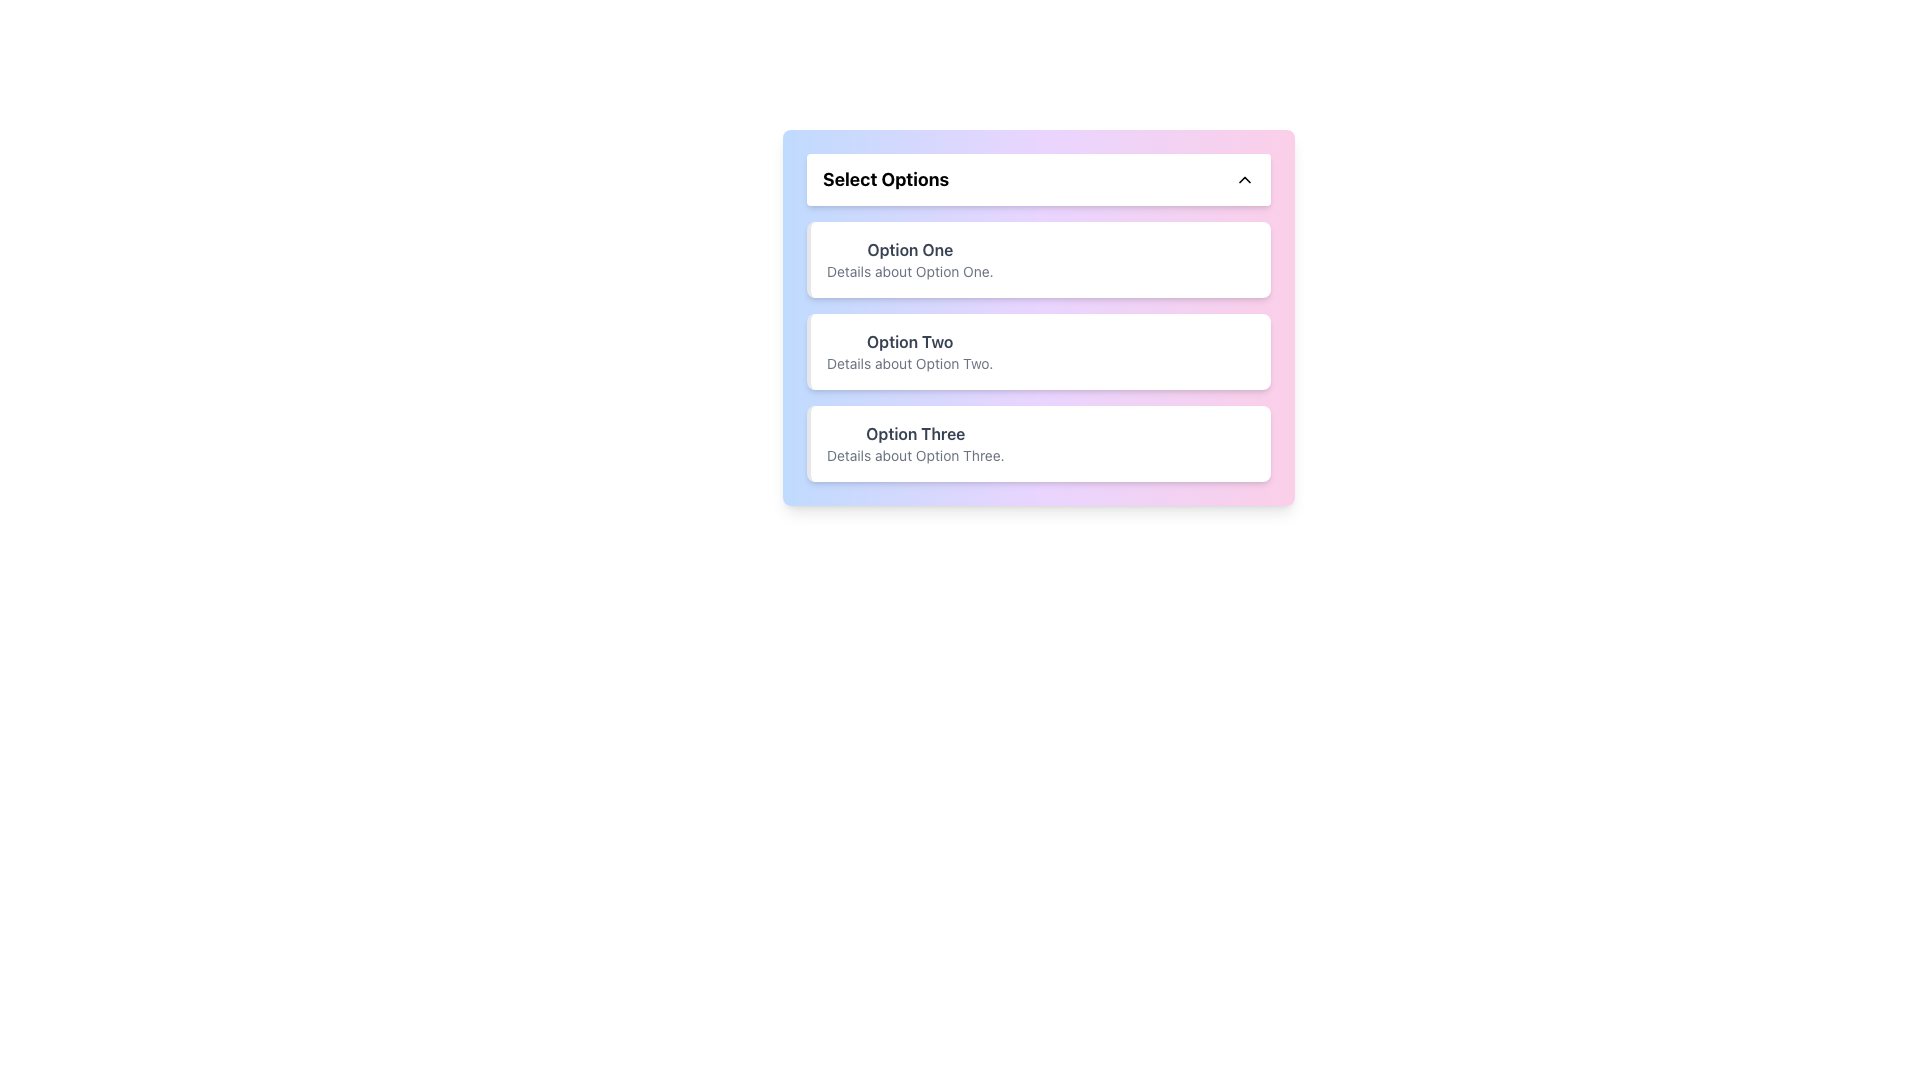 This screenshot has width=1920, height=1080. I want to click on to select the 'Option Two' card, which is the second option in the list under the 'Select Options' header, so click(1038, 316).